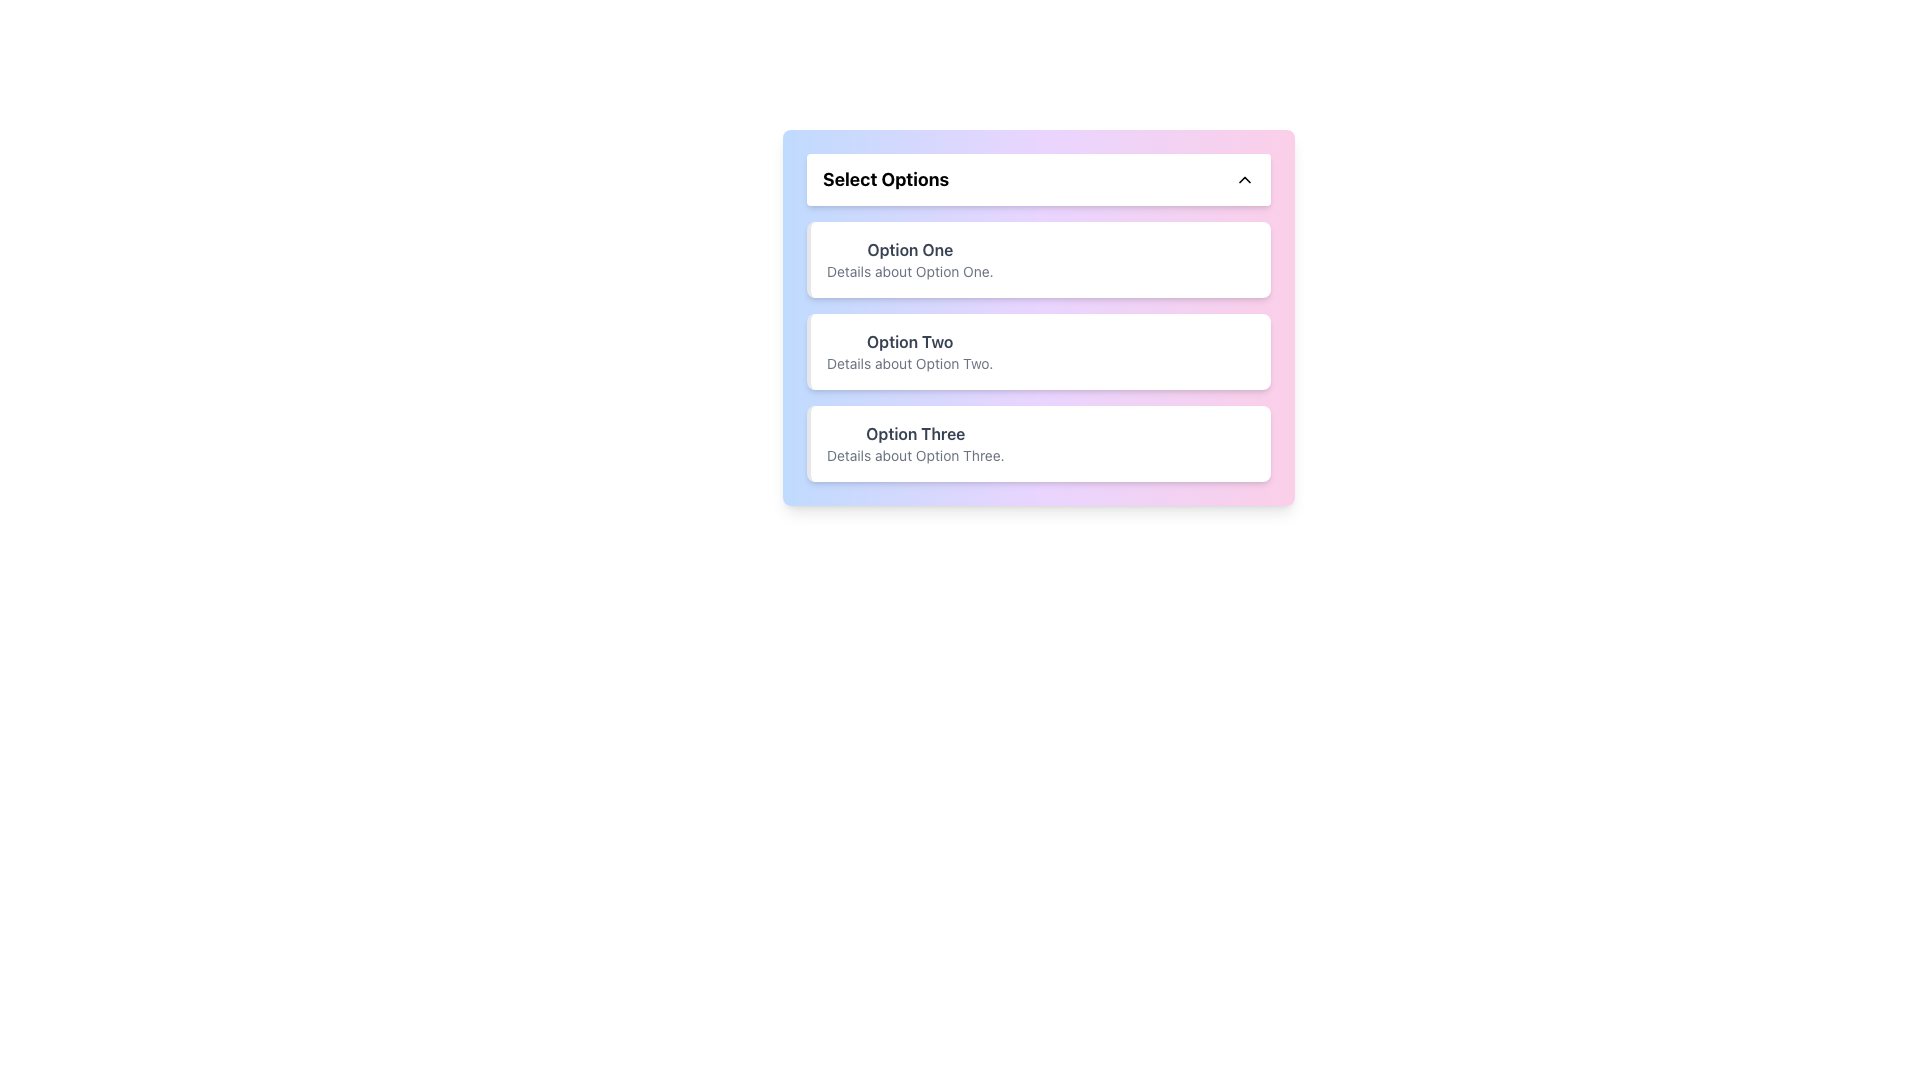 This screenshot has width=1920, height=1080. I want to click on to select the 'Option Two' card, which is the second option in the list under the 'Select Options' header, so click(1038, 316).